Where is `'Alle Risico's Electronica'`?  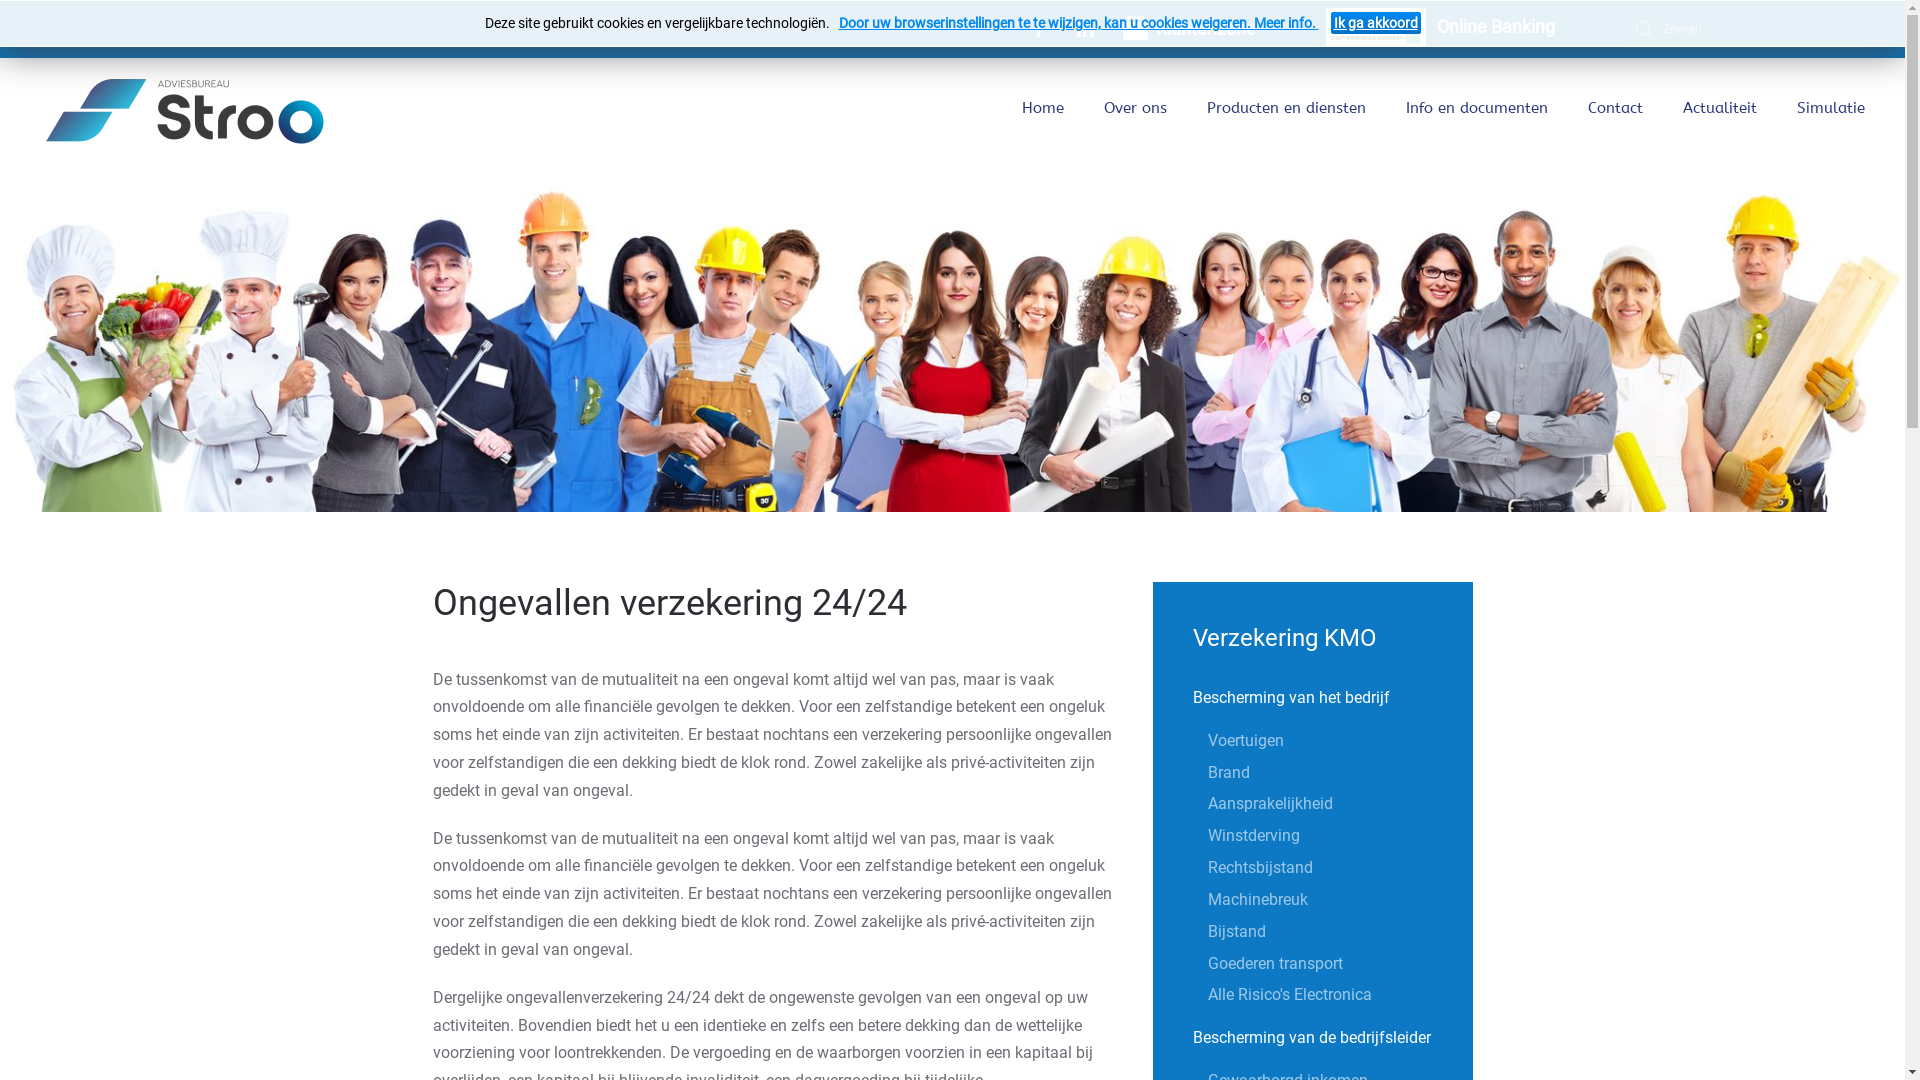 'Alle Risico's Electronica' is located at coordinates (1340, 995).